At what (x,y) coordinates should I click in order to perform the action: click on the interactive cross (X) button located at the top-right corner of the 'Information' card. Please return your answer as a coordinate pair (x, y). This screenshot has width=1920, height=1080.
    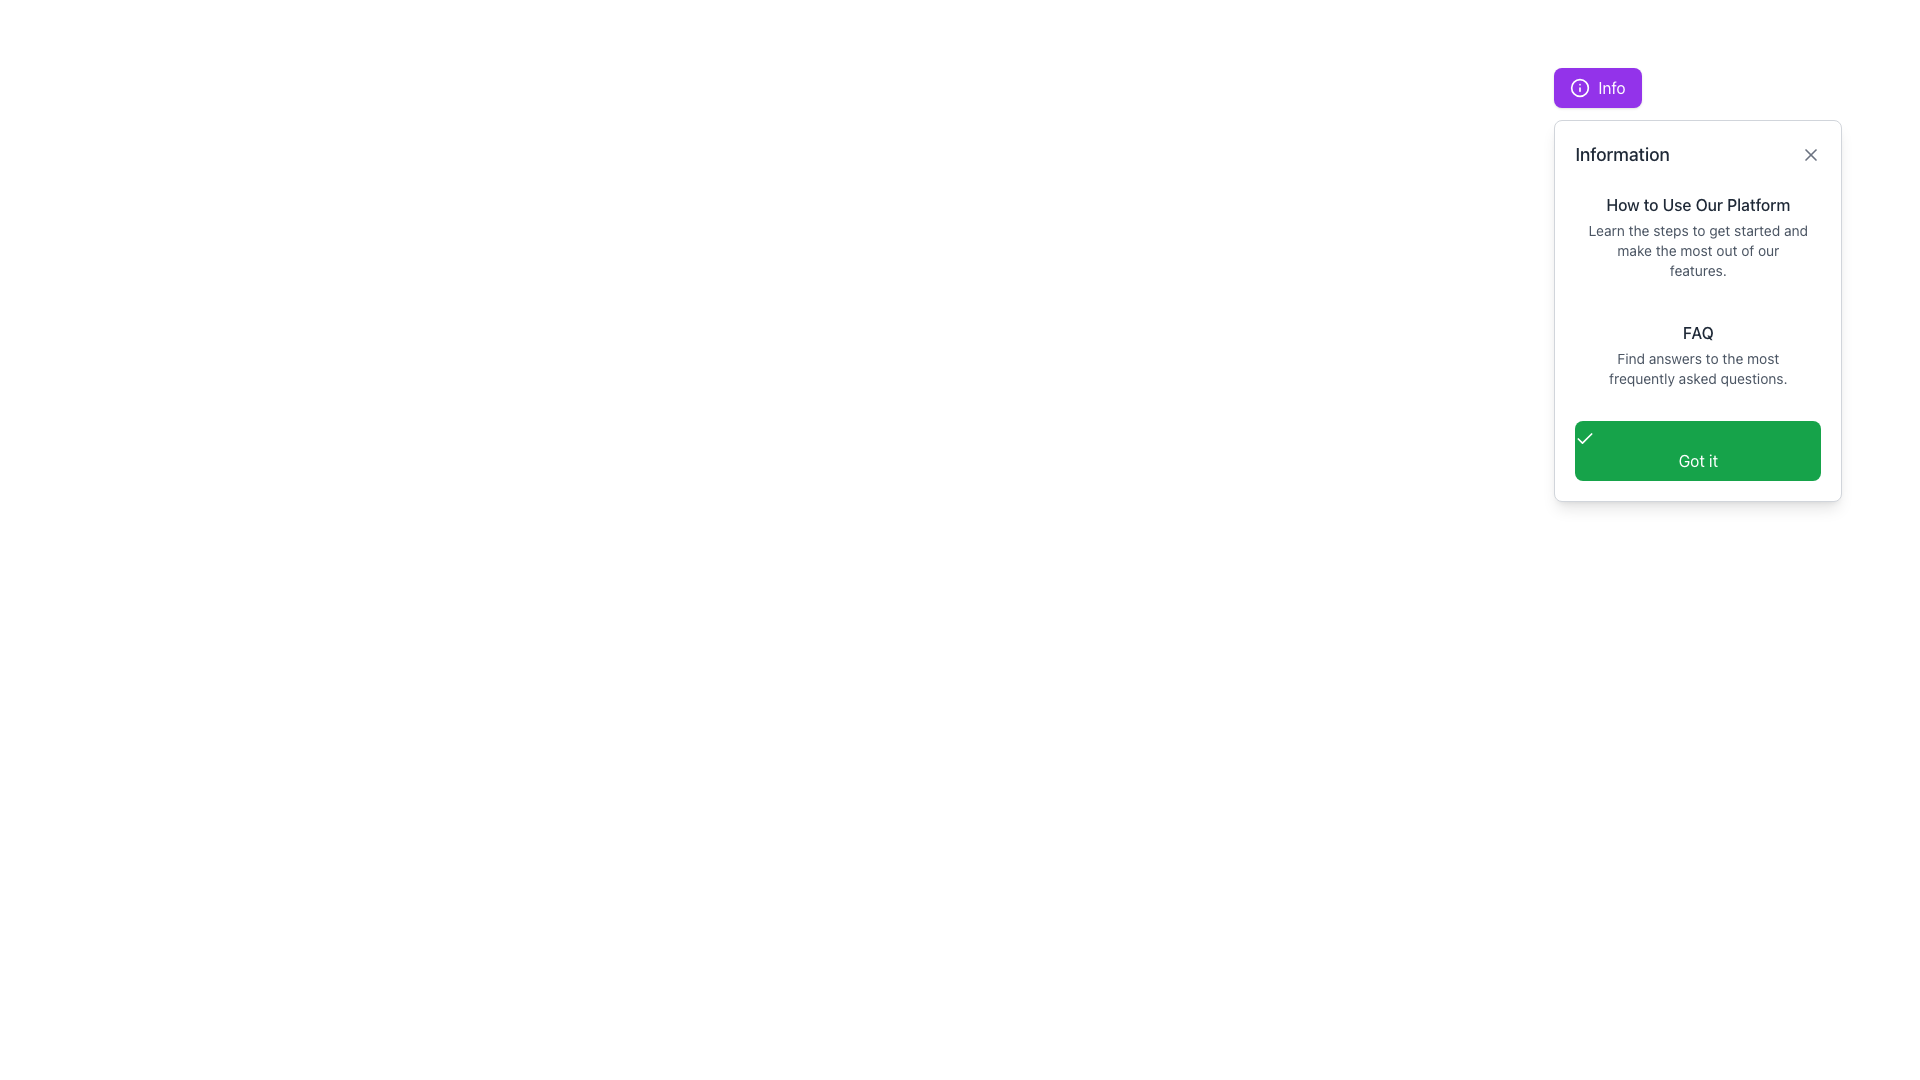
    Looking at the image, I should click on (1811, 153).